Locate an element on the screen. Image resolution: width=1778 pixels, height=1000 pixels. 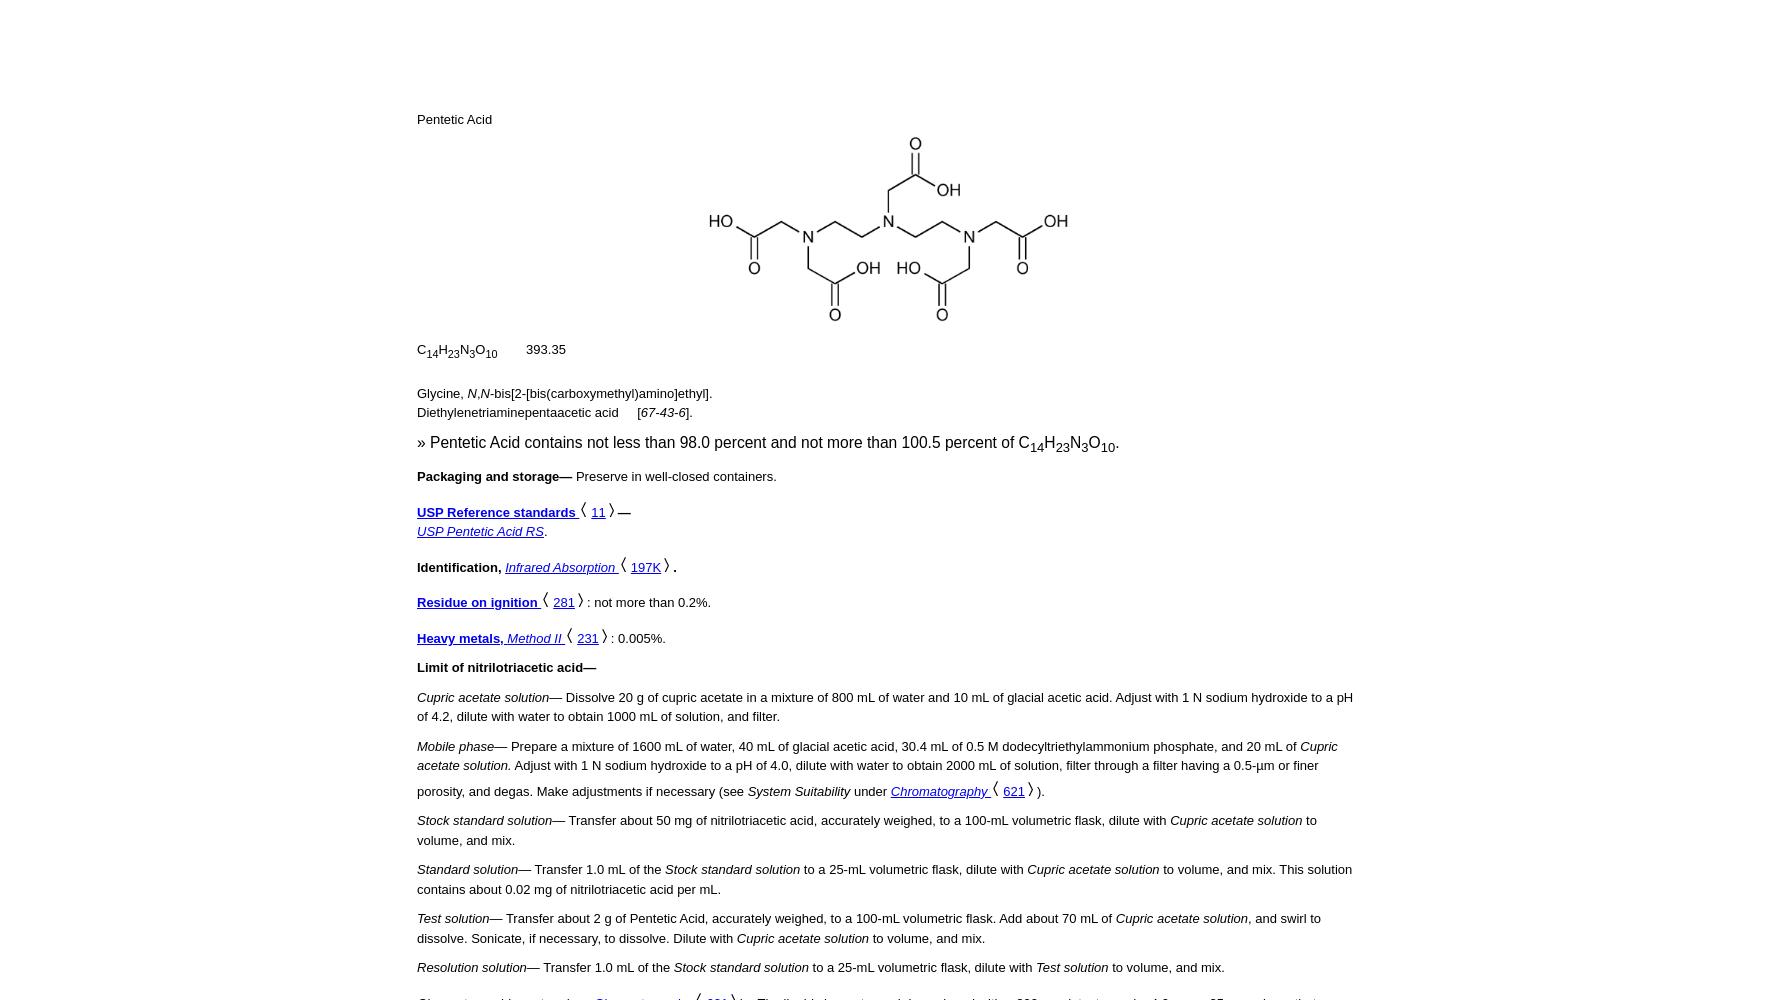
'Dissolve 20 g of cupric acetate in a mixture of 800 mL of water and 10 mL of glacial acetic acid. Adjust with 1 N sodium hydroxide to a pH of 4.2, dilute with water to obtain 1000 mL of solution, and filter.' is located at coordinates (884, 705).